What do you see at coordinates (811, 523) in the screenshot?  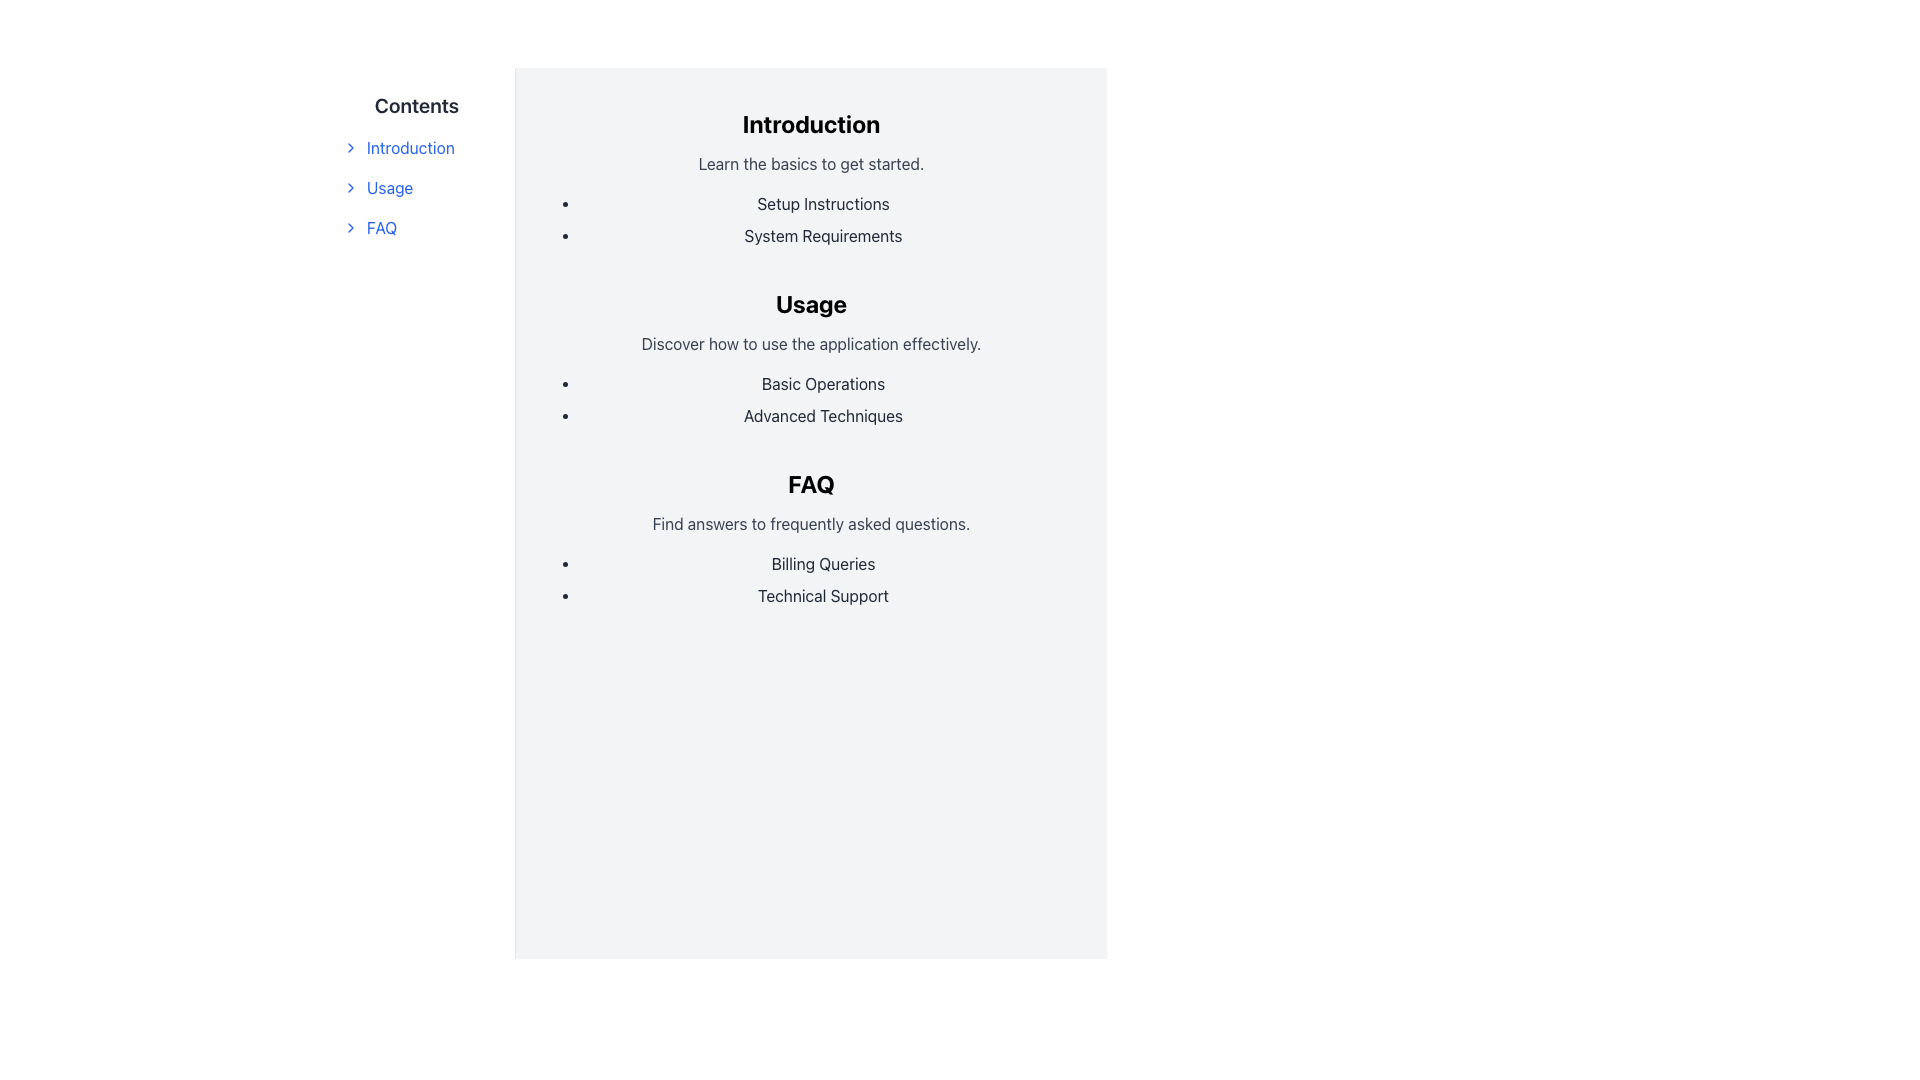 I see `text string styled in gray that says 'Find answers to frequently asked questions.' located under the 'FAQ' heading in the vertical list` at bounding box center [811, 523].